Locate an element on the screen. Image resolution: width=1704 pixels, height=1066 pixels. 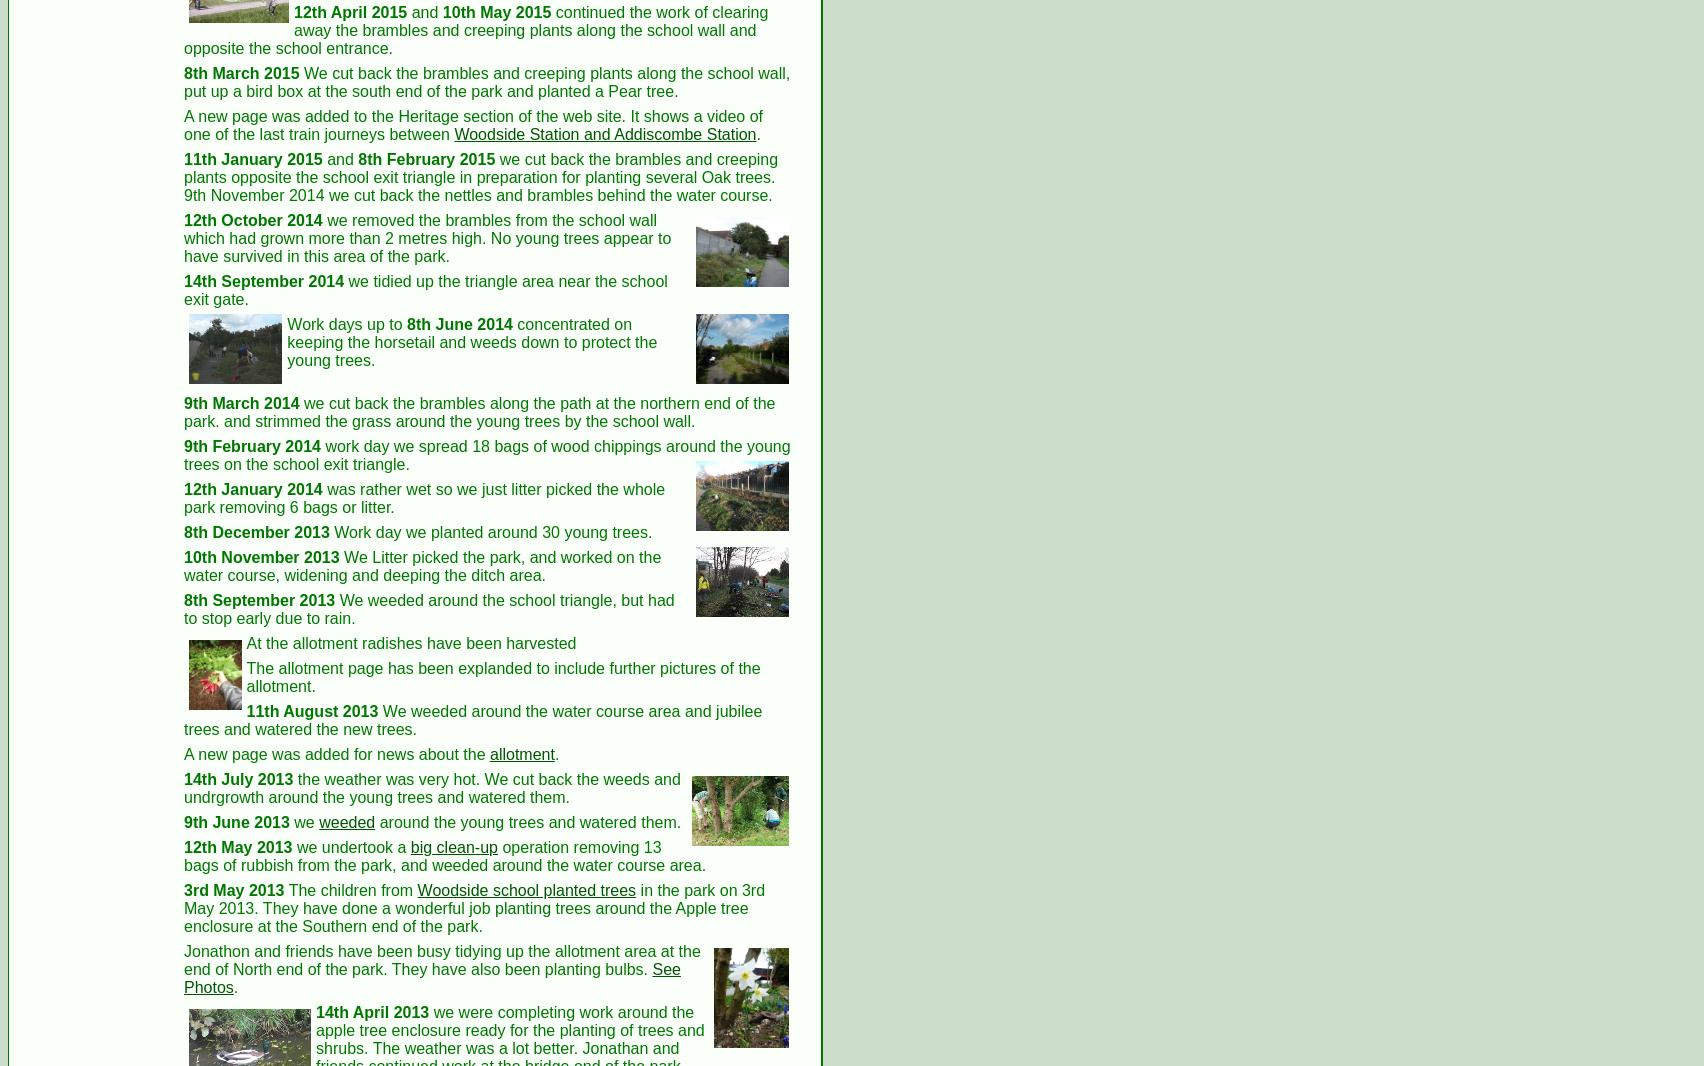
'we' is located at coordinates (302, 822).